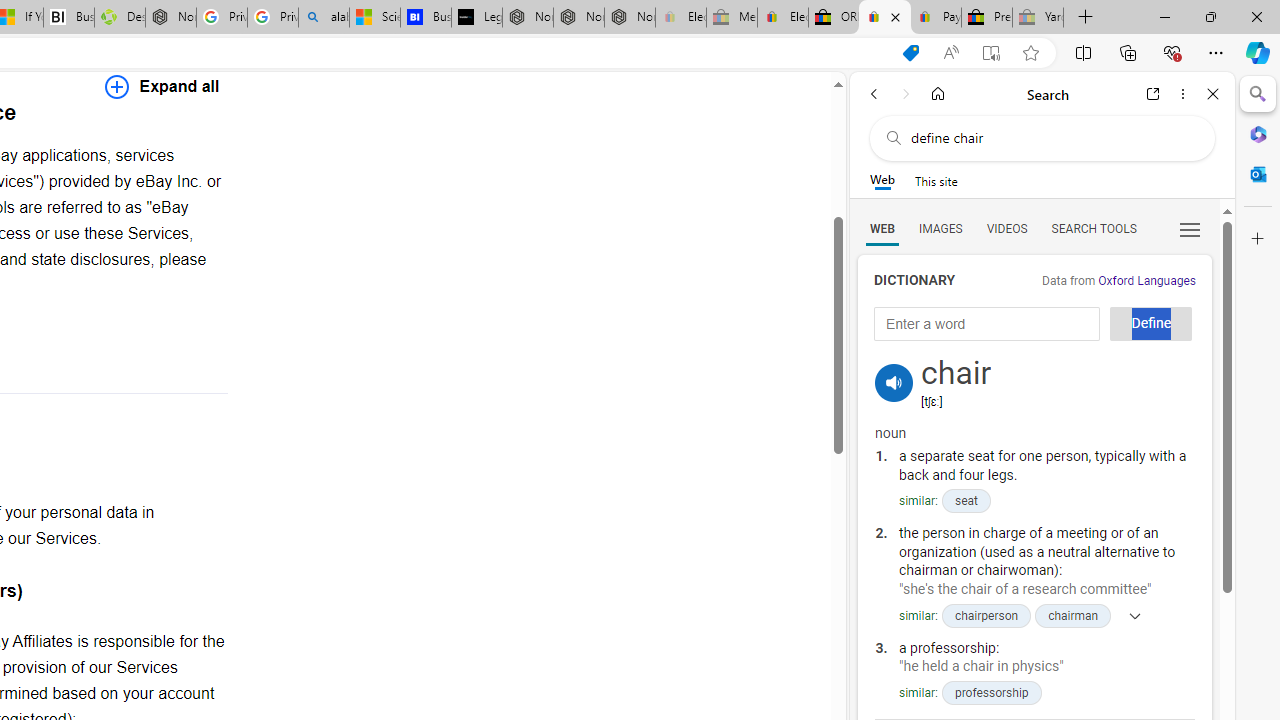  What do you see at coordinates (987, 323) in the screenshot?
I see `'Enter a word'` at bounding box center [987, 323].